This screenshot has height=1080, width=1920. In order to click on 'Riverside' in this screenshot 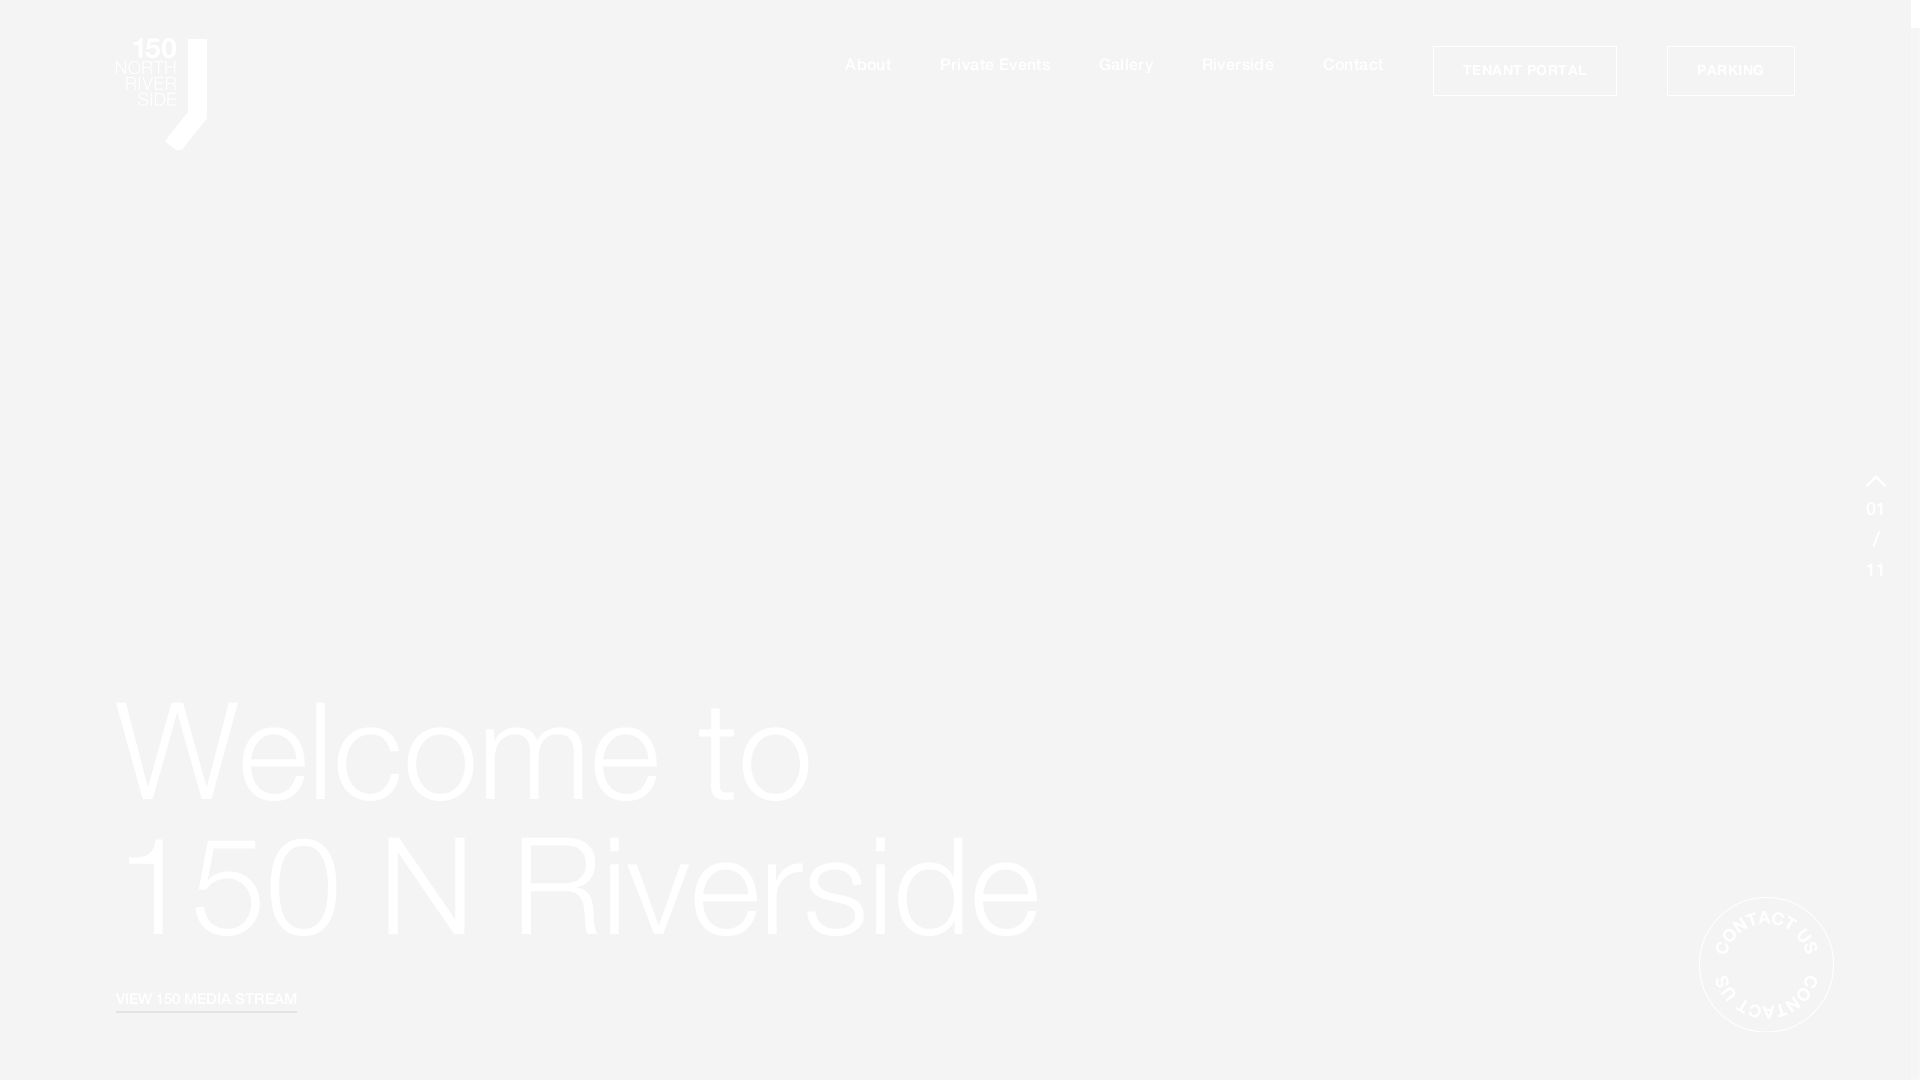, I will do `click(1237, 64)`.